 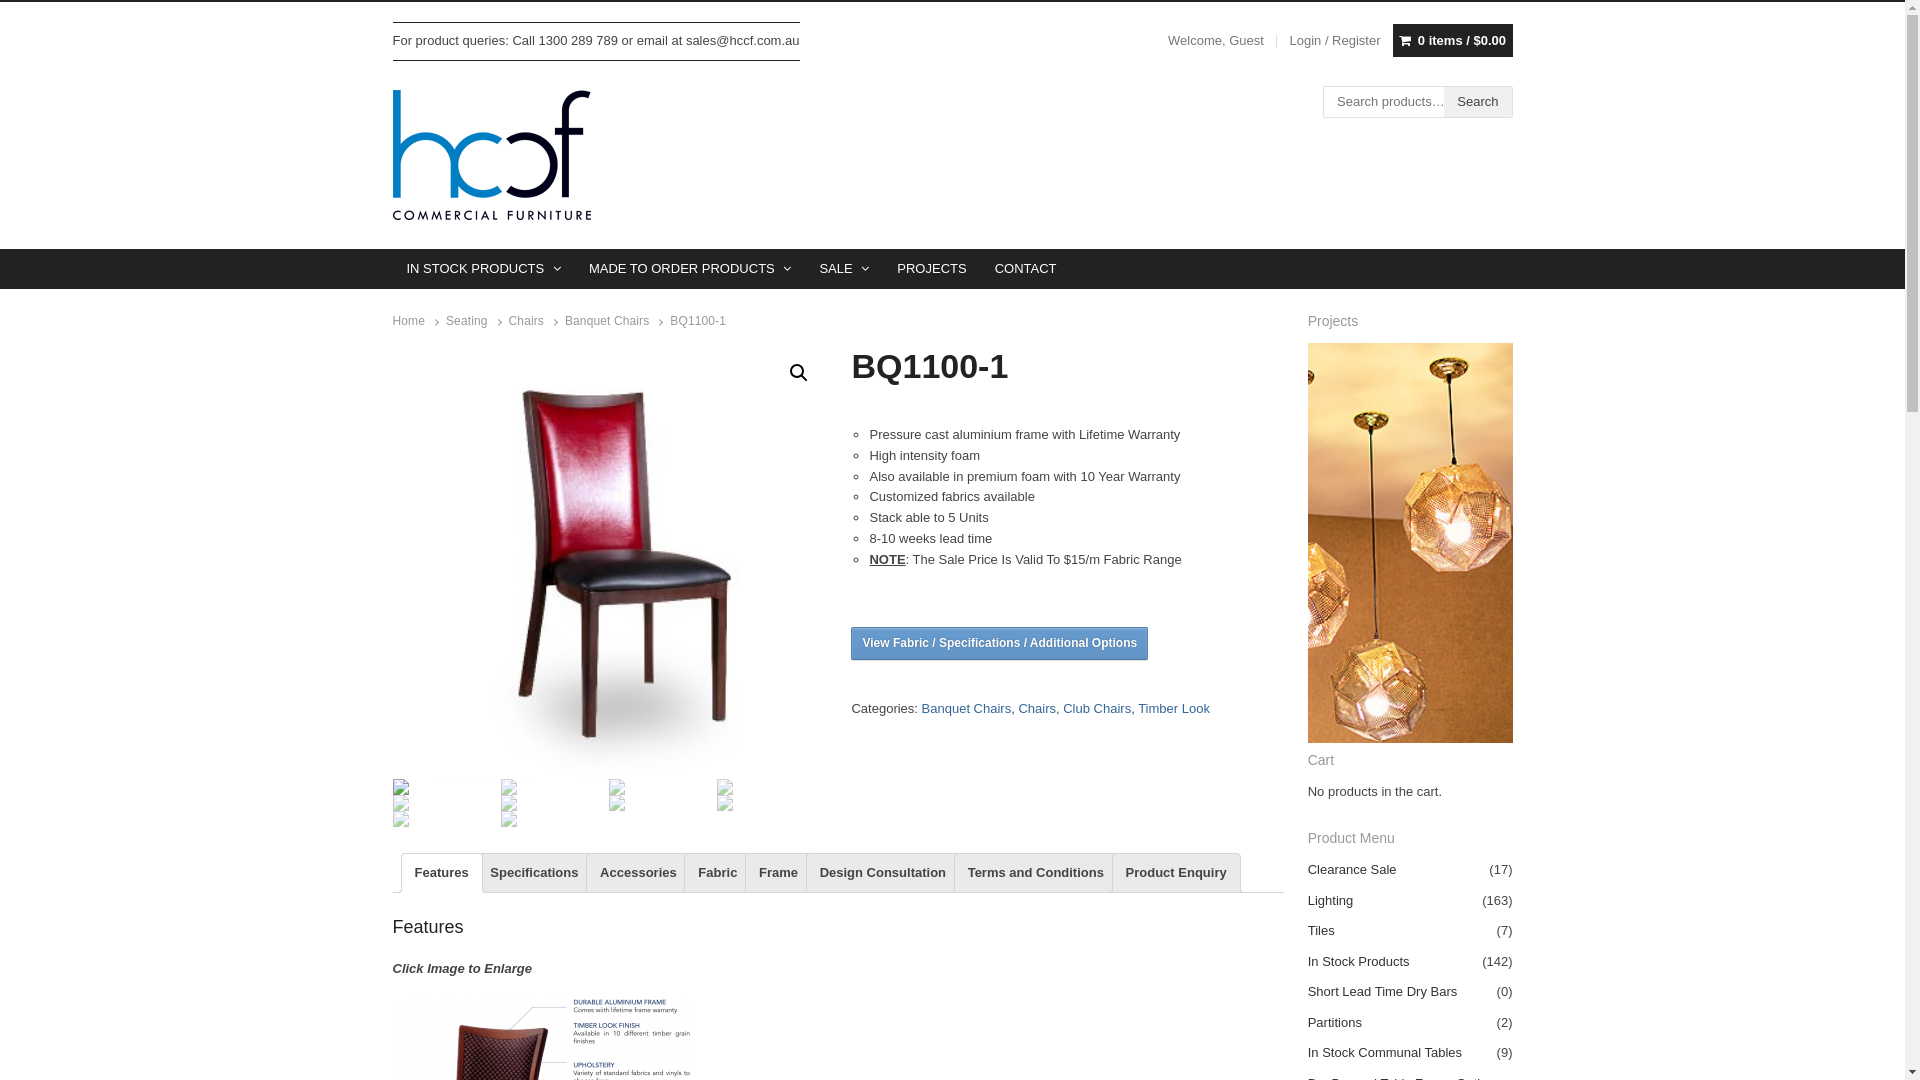 What do you see at coordinates (1308, 868) in the screenshot?
I see `'Clearance Sale'` at bounding box center [1308, 868].